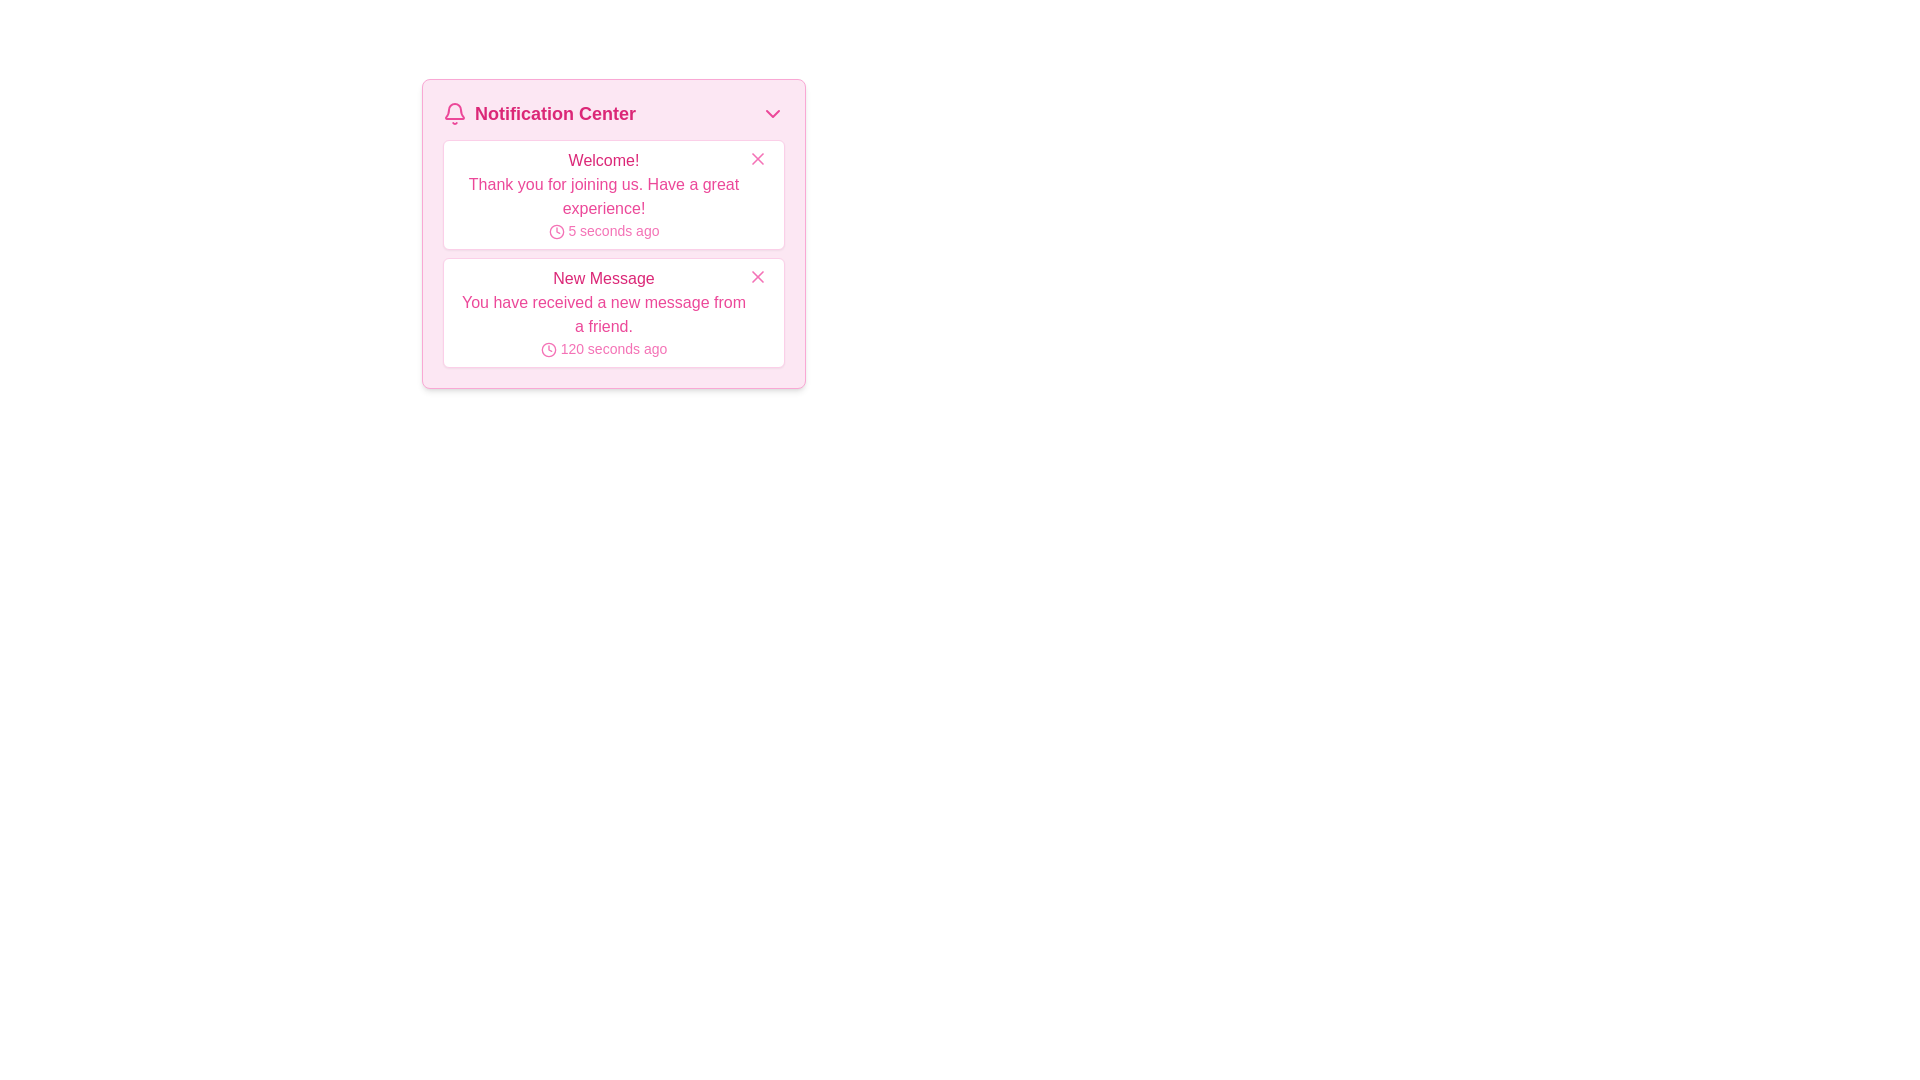 This screenshot has height=1080, width=1920. I want to click on the Label with an icon displaying '5 seconds ago' in pink color, located below the message in the 'Welcome!' notification box, so click(603, 230).